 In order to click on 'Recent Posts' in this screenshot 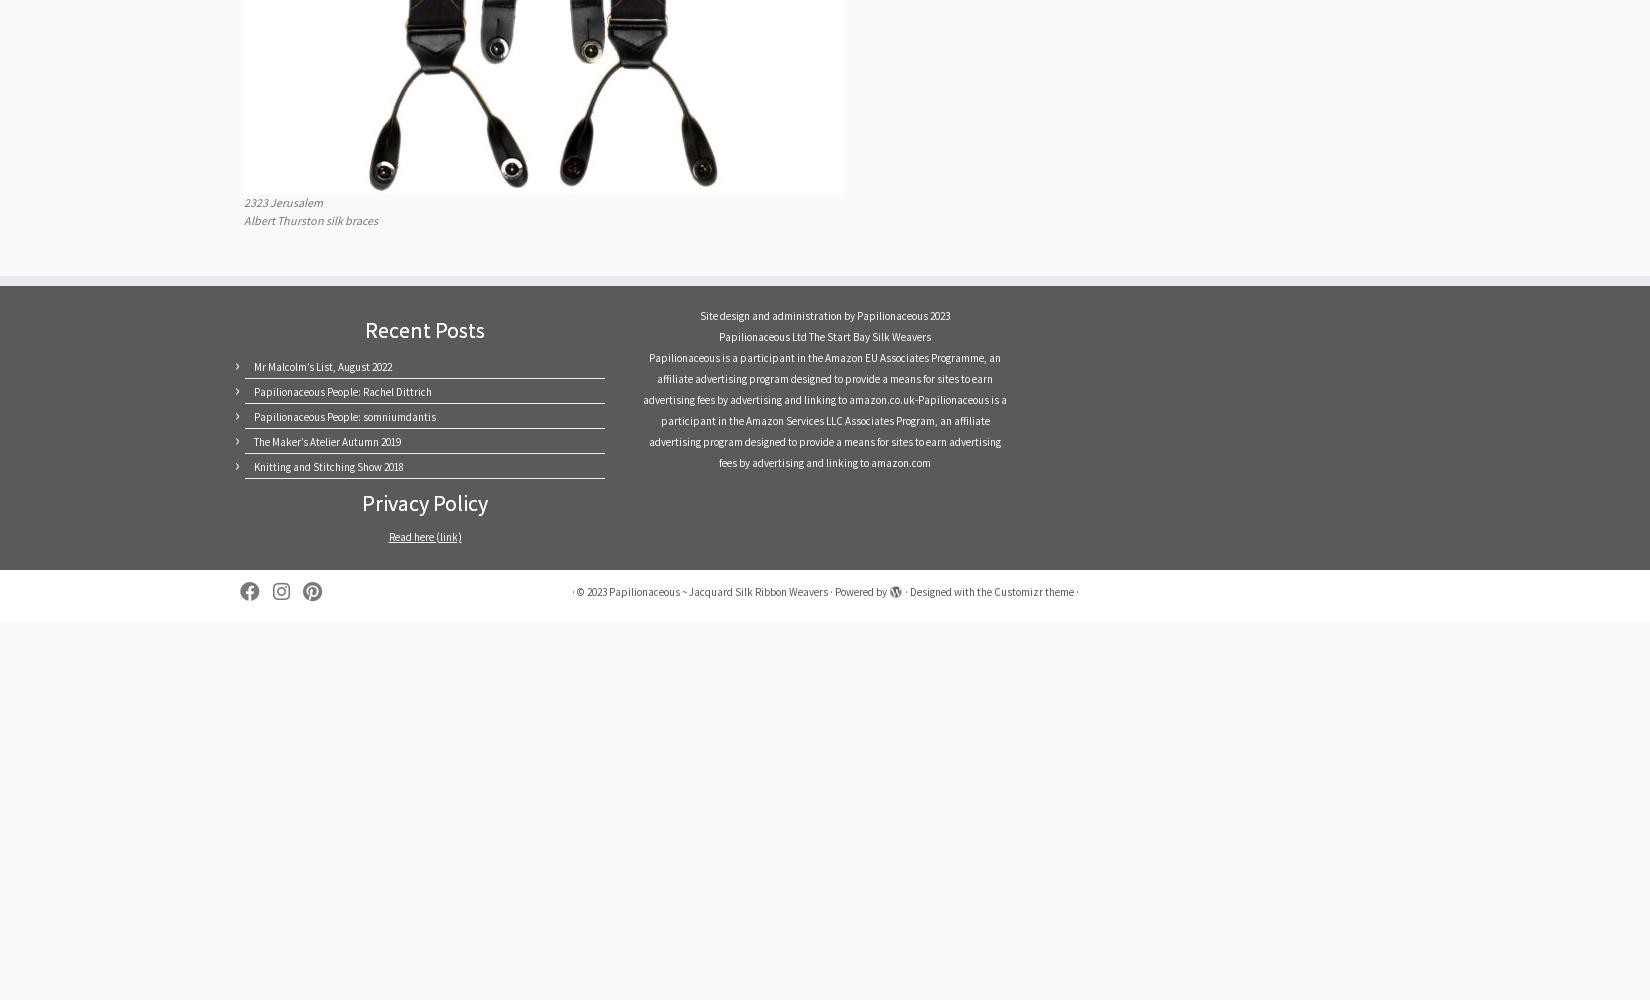, I will do `click(424, 328)`.